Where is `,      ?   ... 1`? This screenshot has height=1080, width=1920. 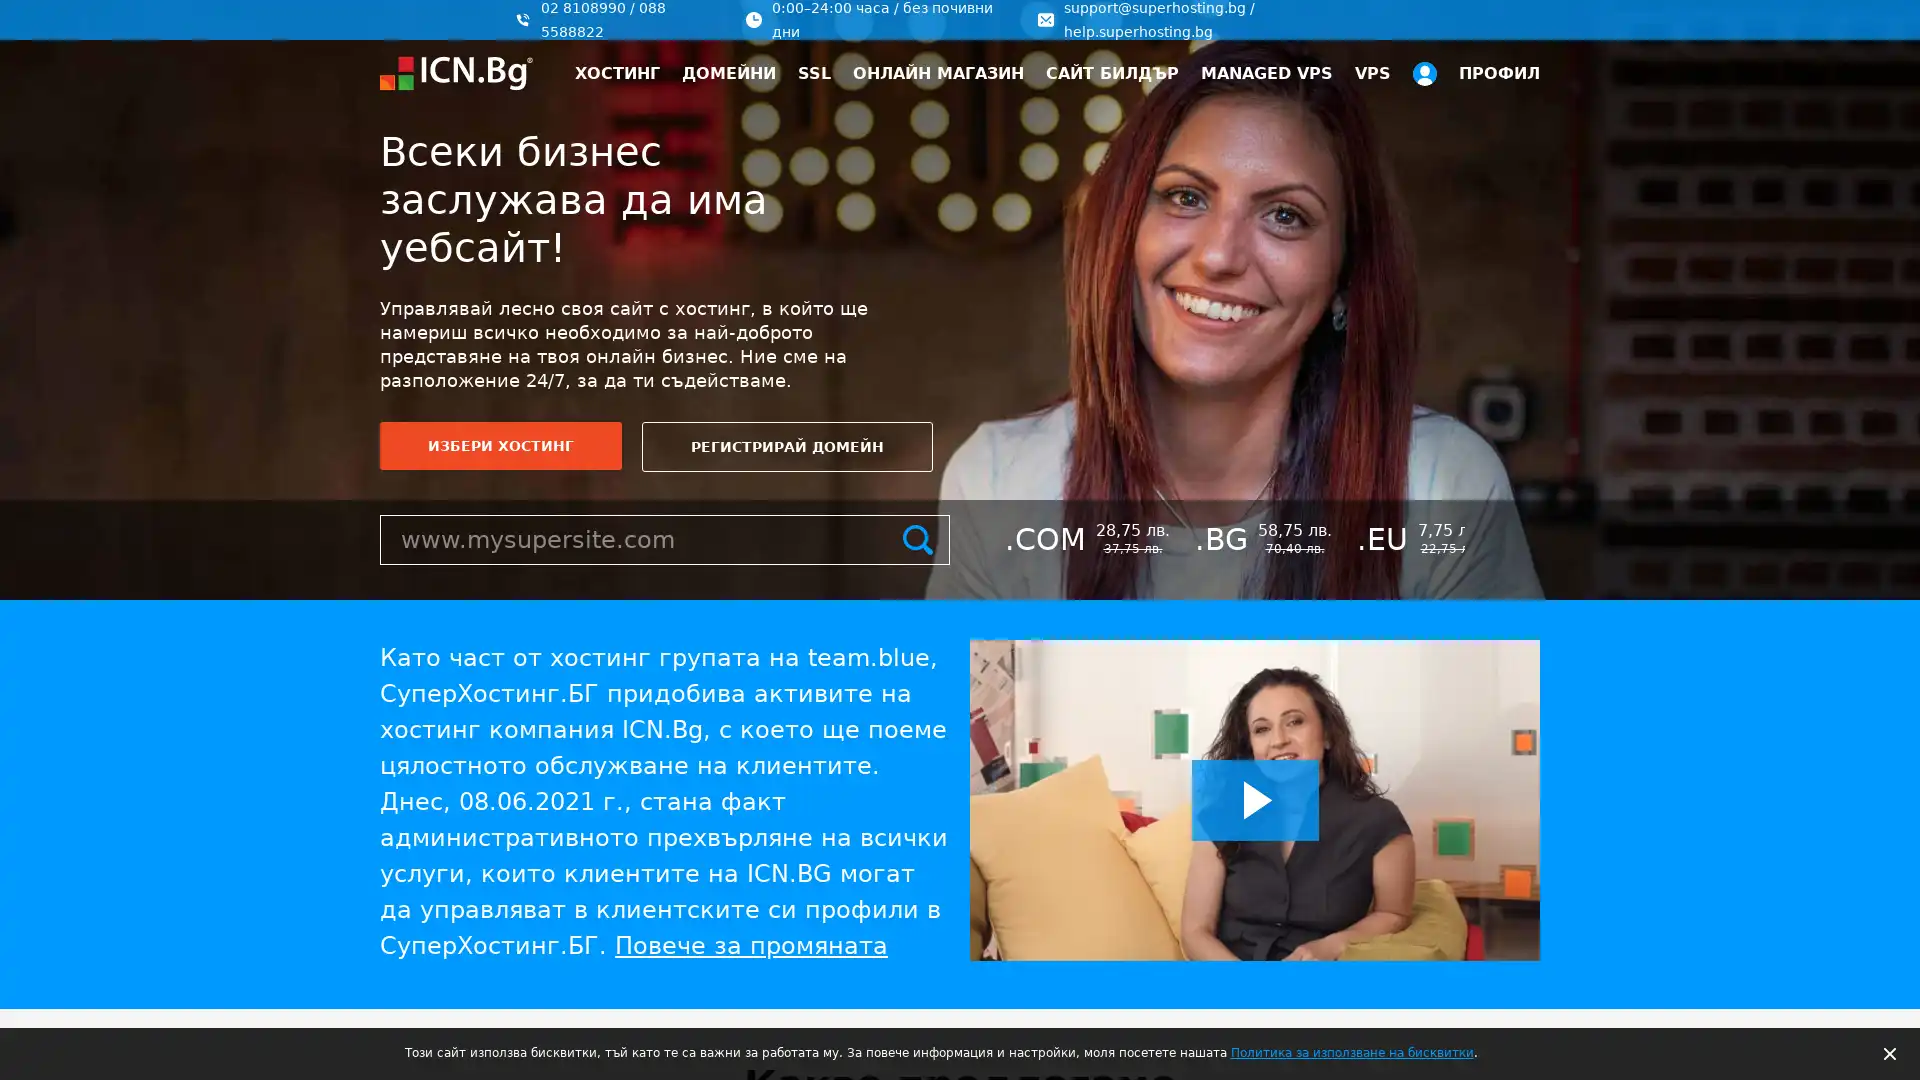
,      ?   ... 1 is located at coordinates (1865, 978).